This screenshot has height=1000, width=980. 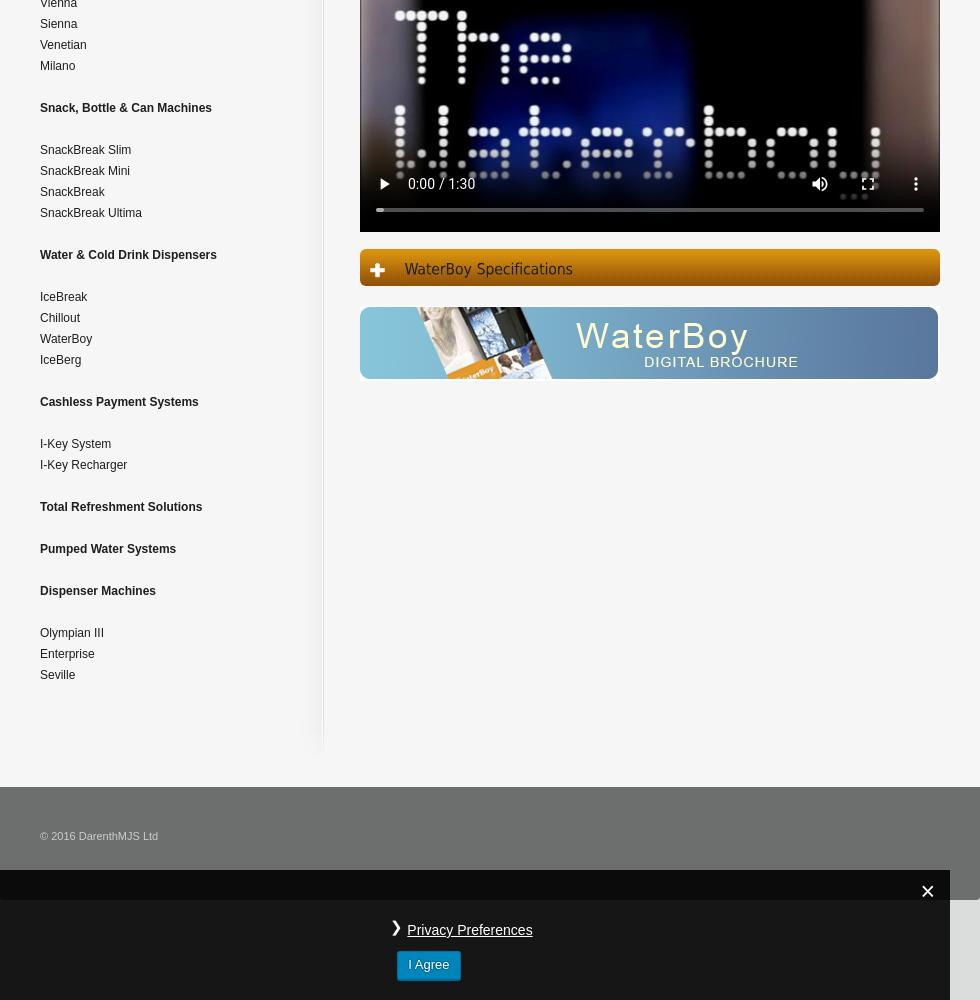 What do you see at coordinates (59, 317) in the screenshot?
I see `'Chillout'` at bounding box center [59, 317].